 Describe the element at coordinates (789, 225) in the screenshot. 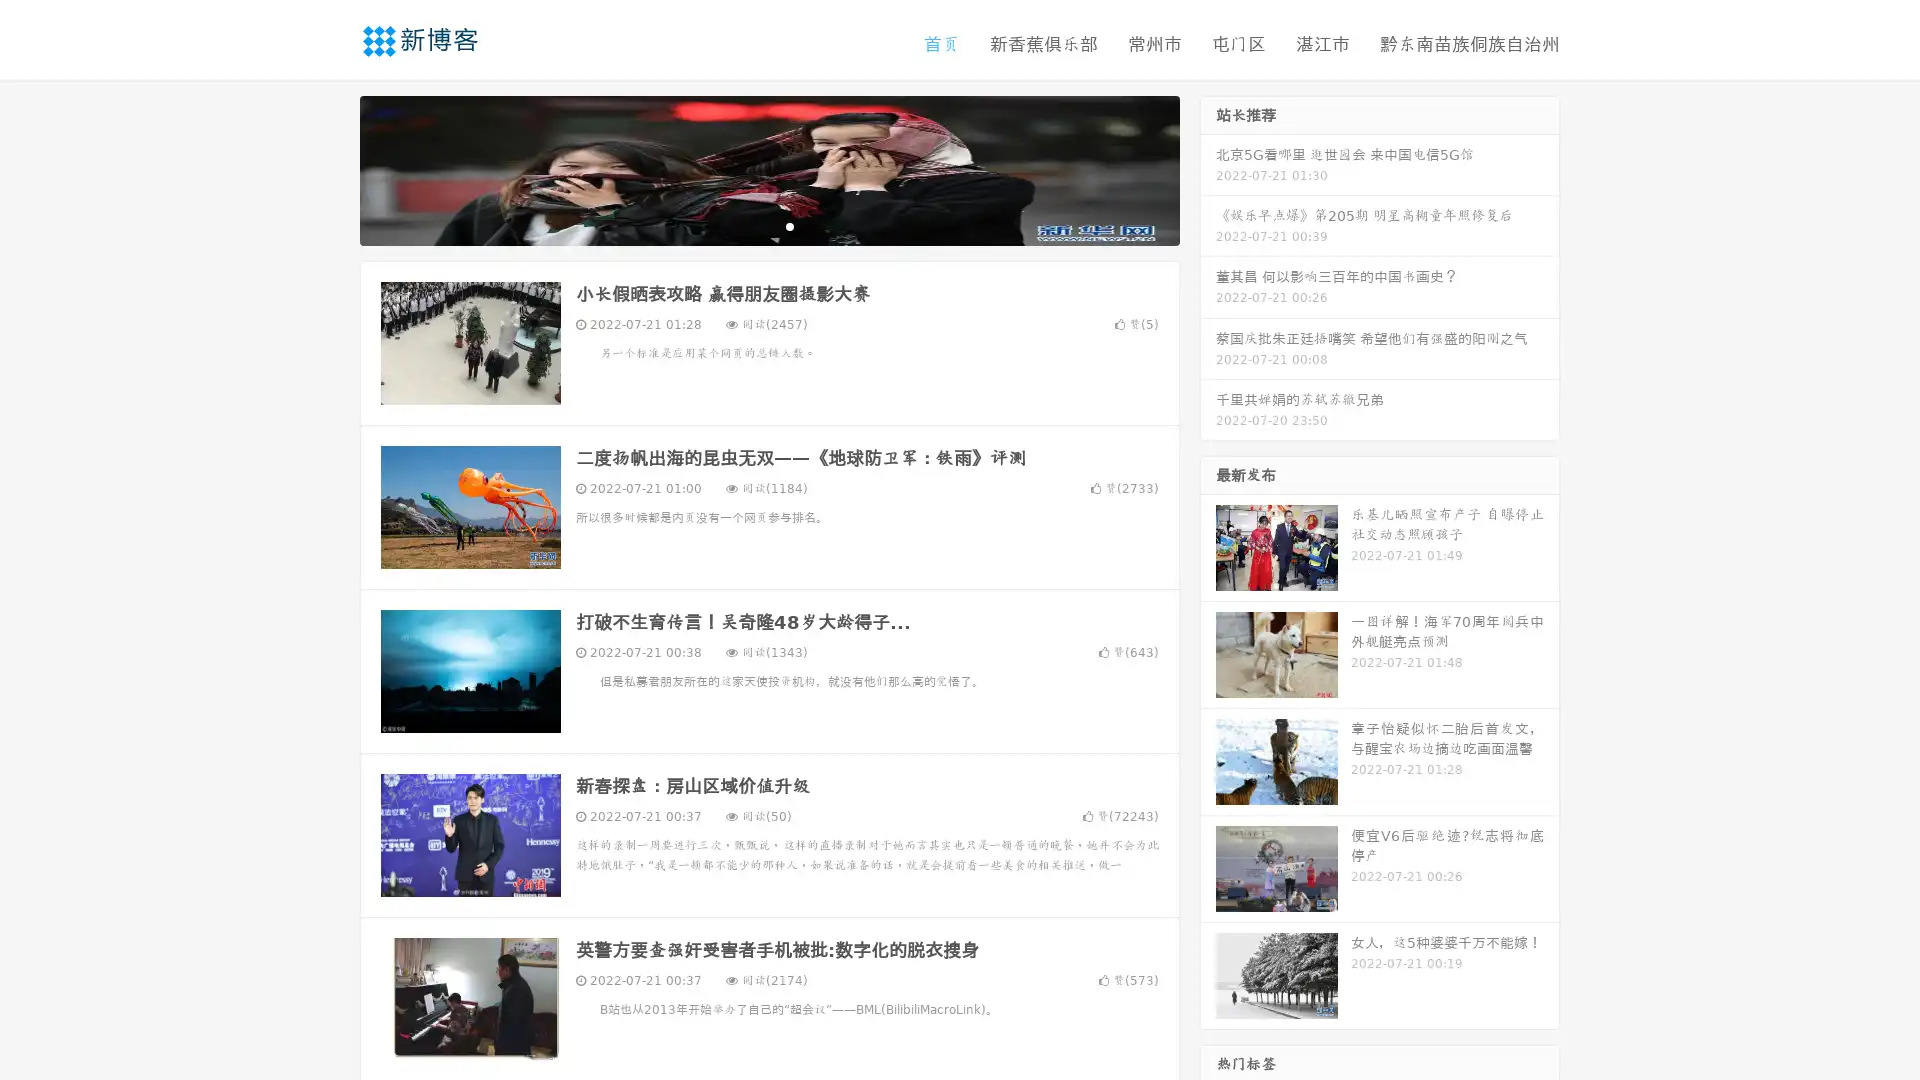

I see `Go to slide 3` at that location.